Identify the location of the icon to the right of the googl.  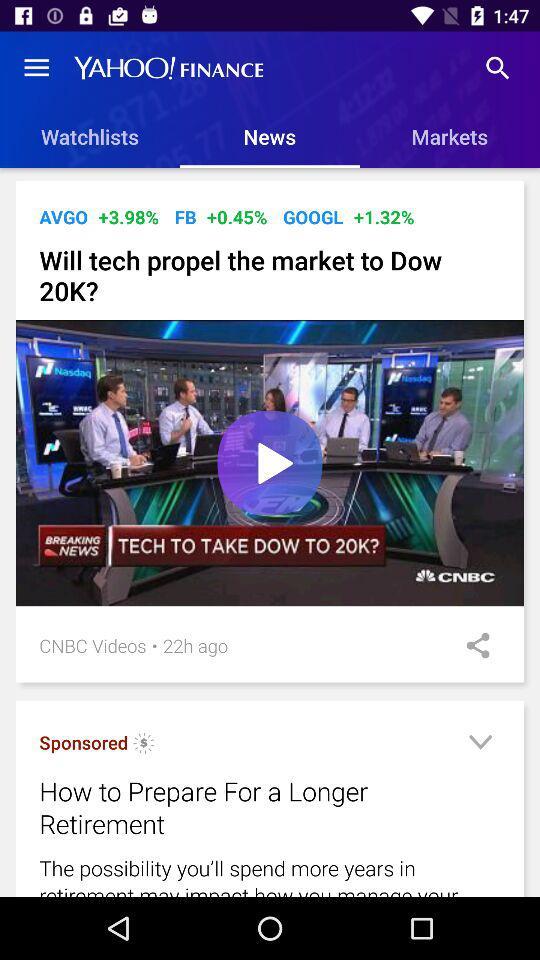
(384, 217).